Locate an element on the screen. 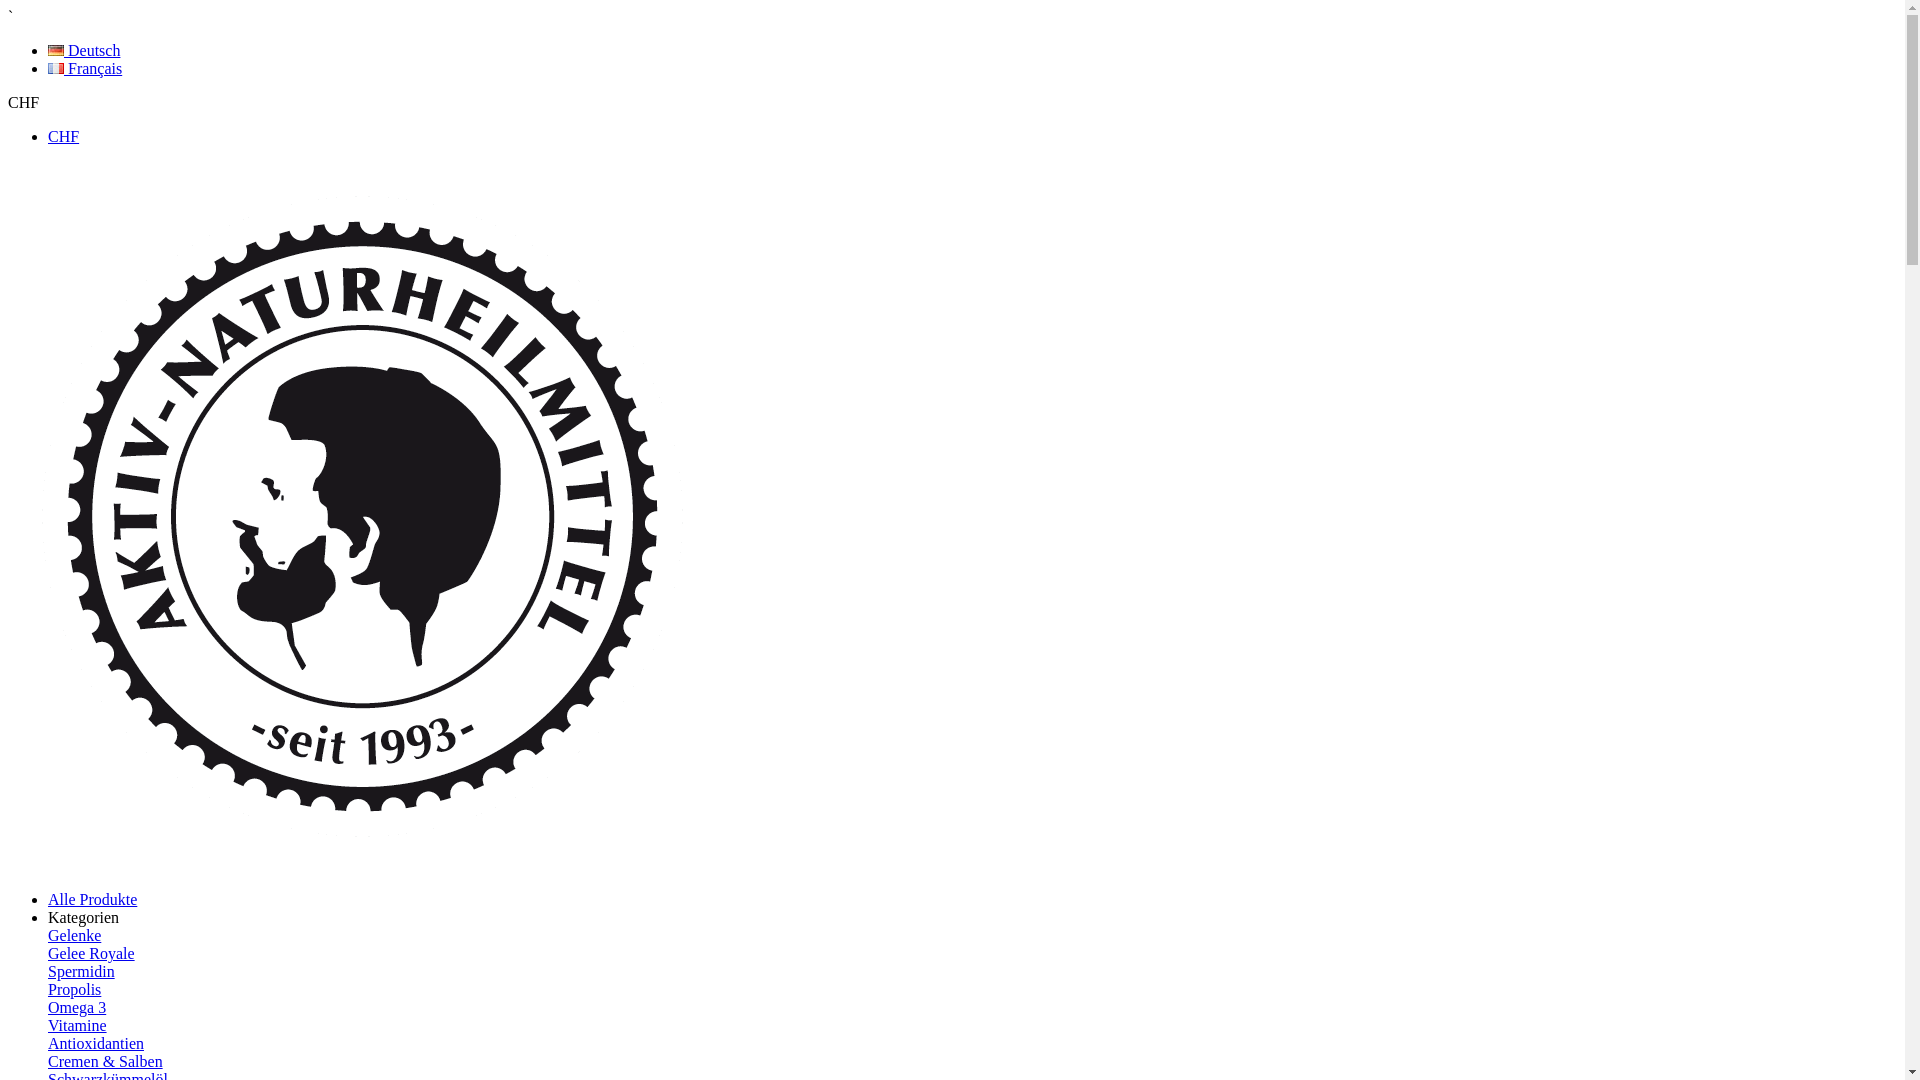 This screenshot has width=1920, height=1080. 'Spermidin' is located at coordinates (80, 970).